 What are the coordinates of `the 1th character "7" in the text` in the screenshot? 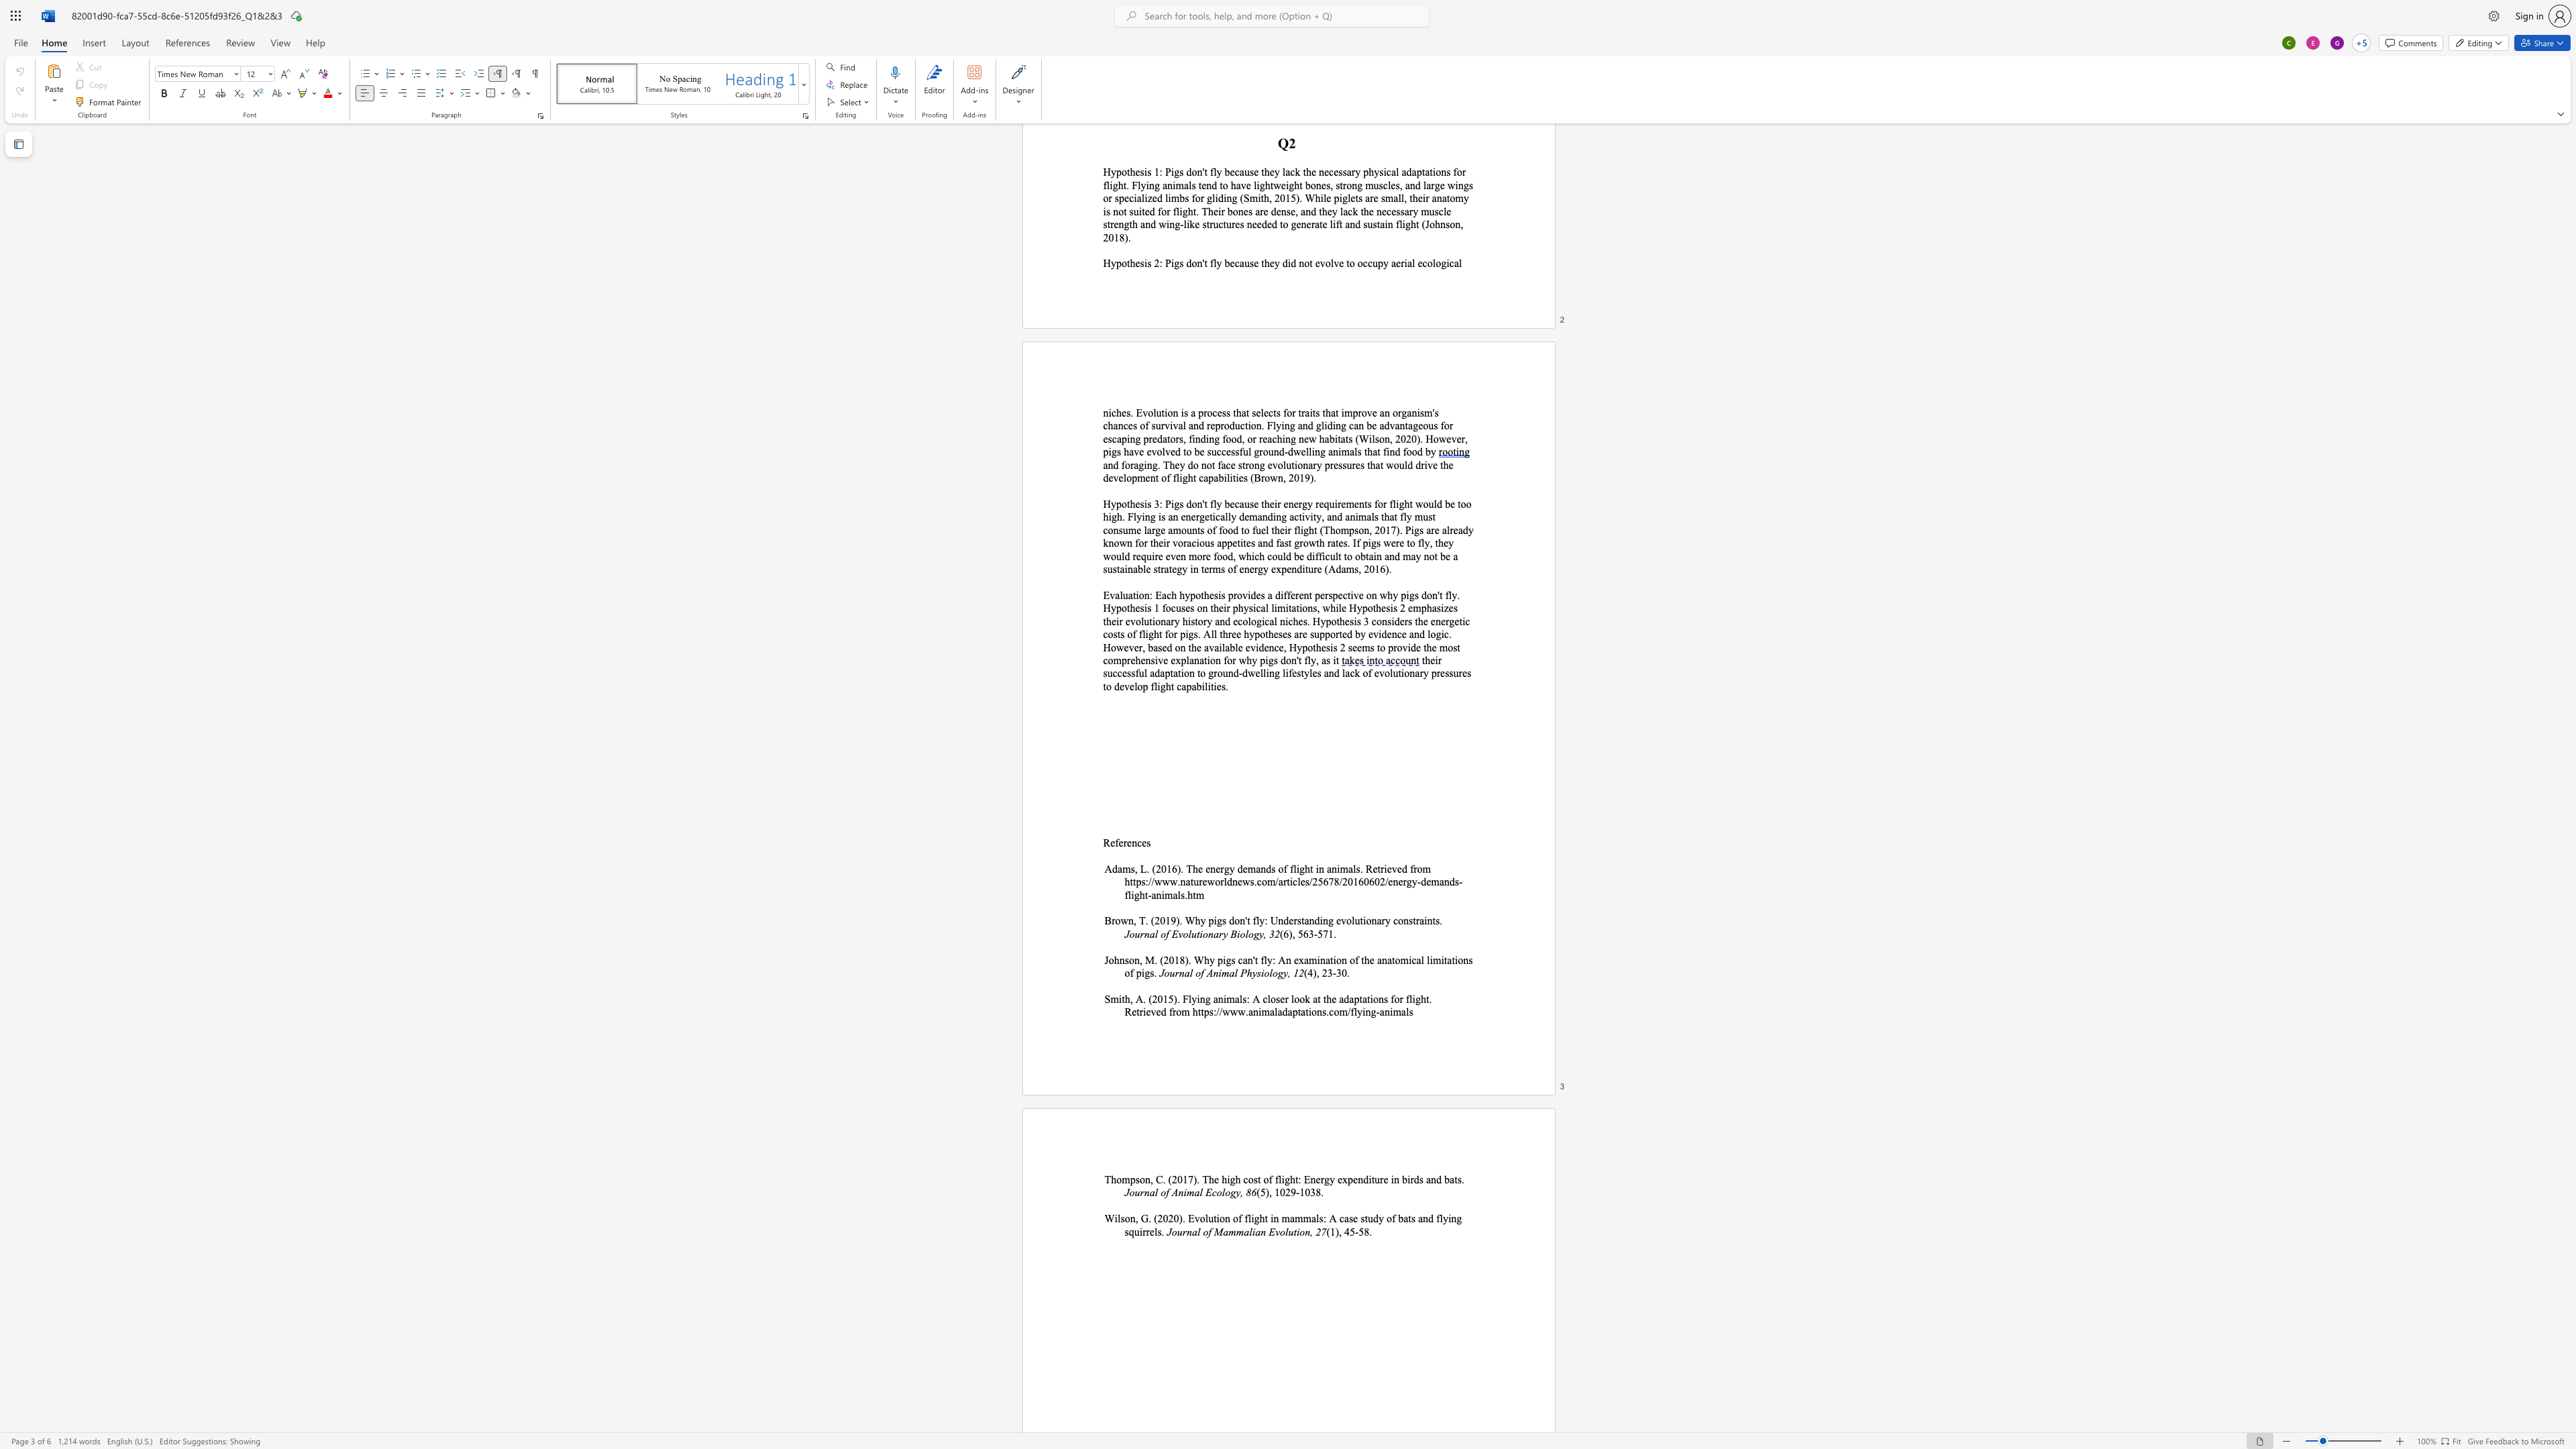 It's located at (1326, 933).